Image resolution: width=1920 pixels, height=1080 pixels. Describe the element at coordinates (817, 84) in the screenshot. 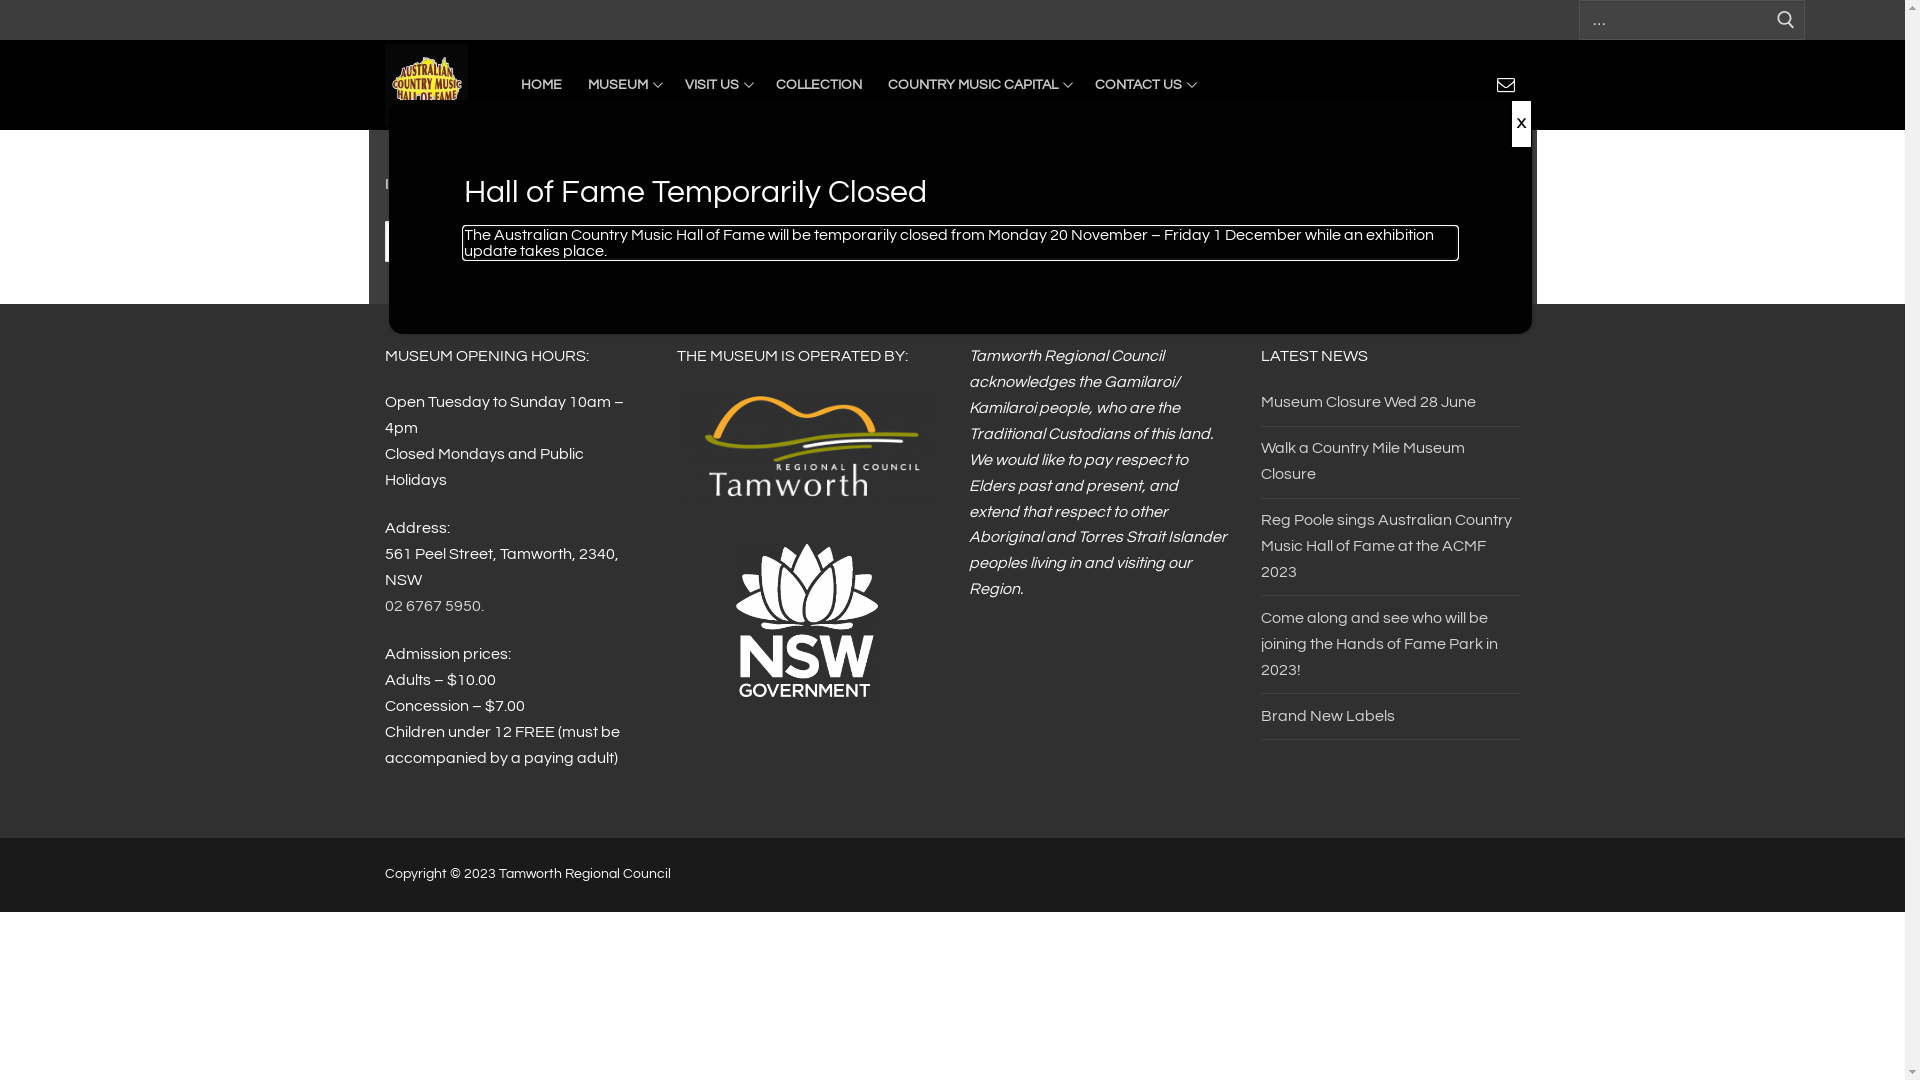

I see `'COLLECTION'` at that location.